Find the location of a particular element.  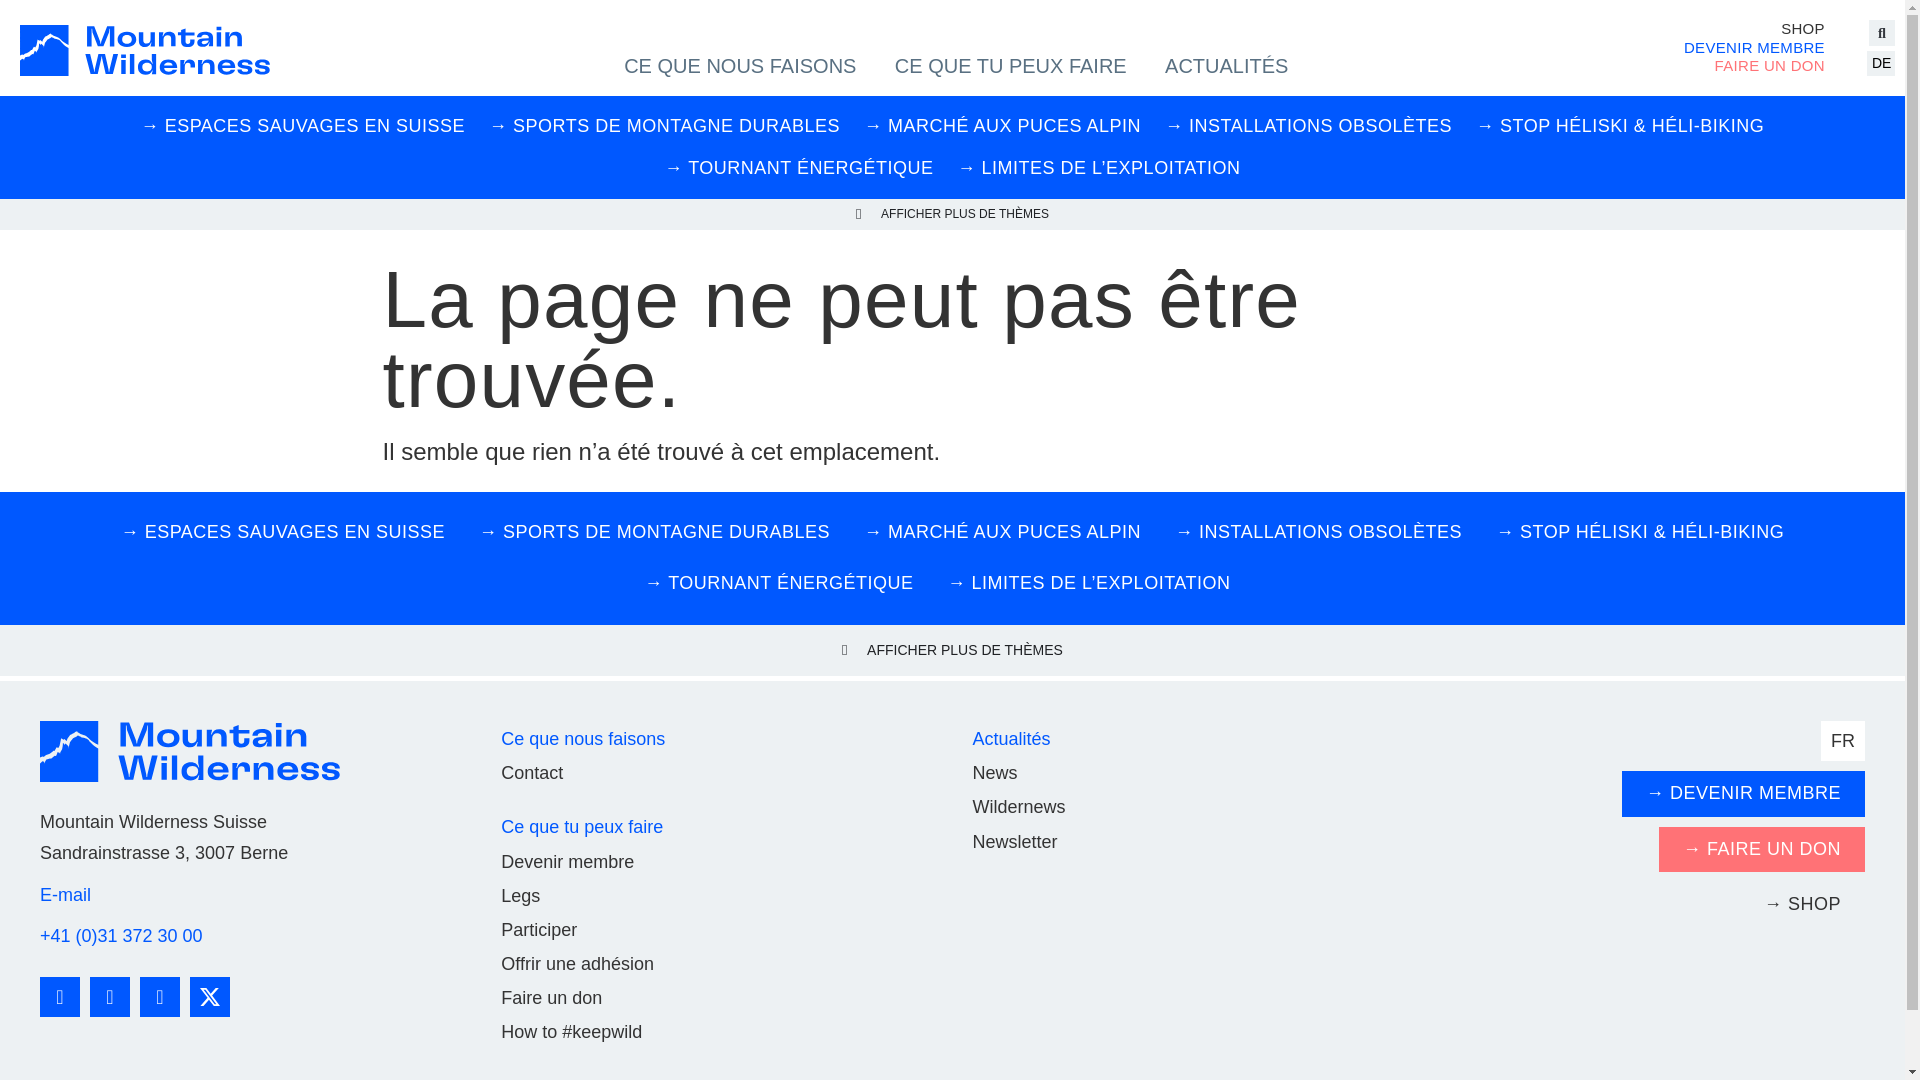

'How to #keepwild' is located at coordinates (500, 1032).